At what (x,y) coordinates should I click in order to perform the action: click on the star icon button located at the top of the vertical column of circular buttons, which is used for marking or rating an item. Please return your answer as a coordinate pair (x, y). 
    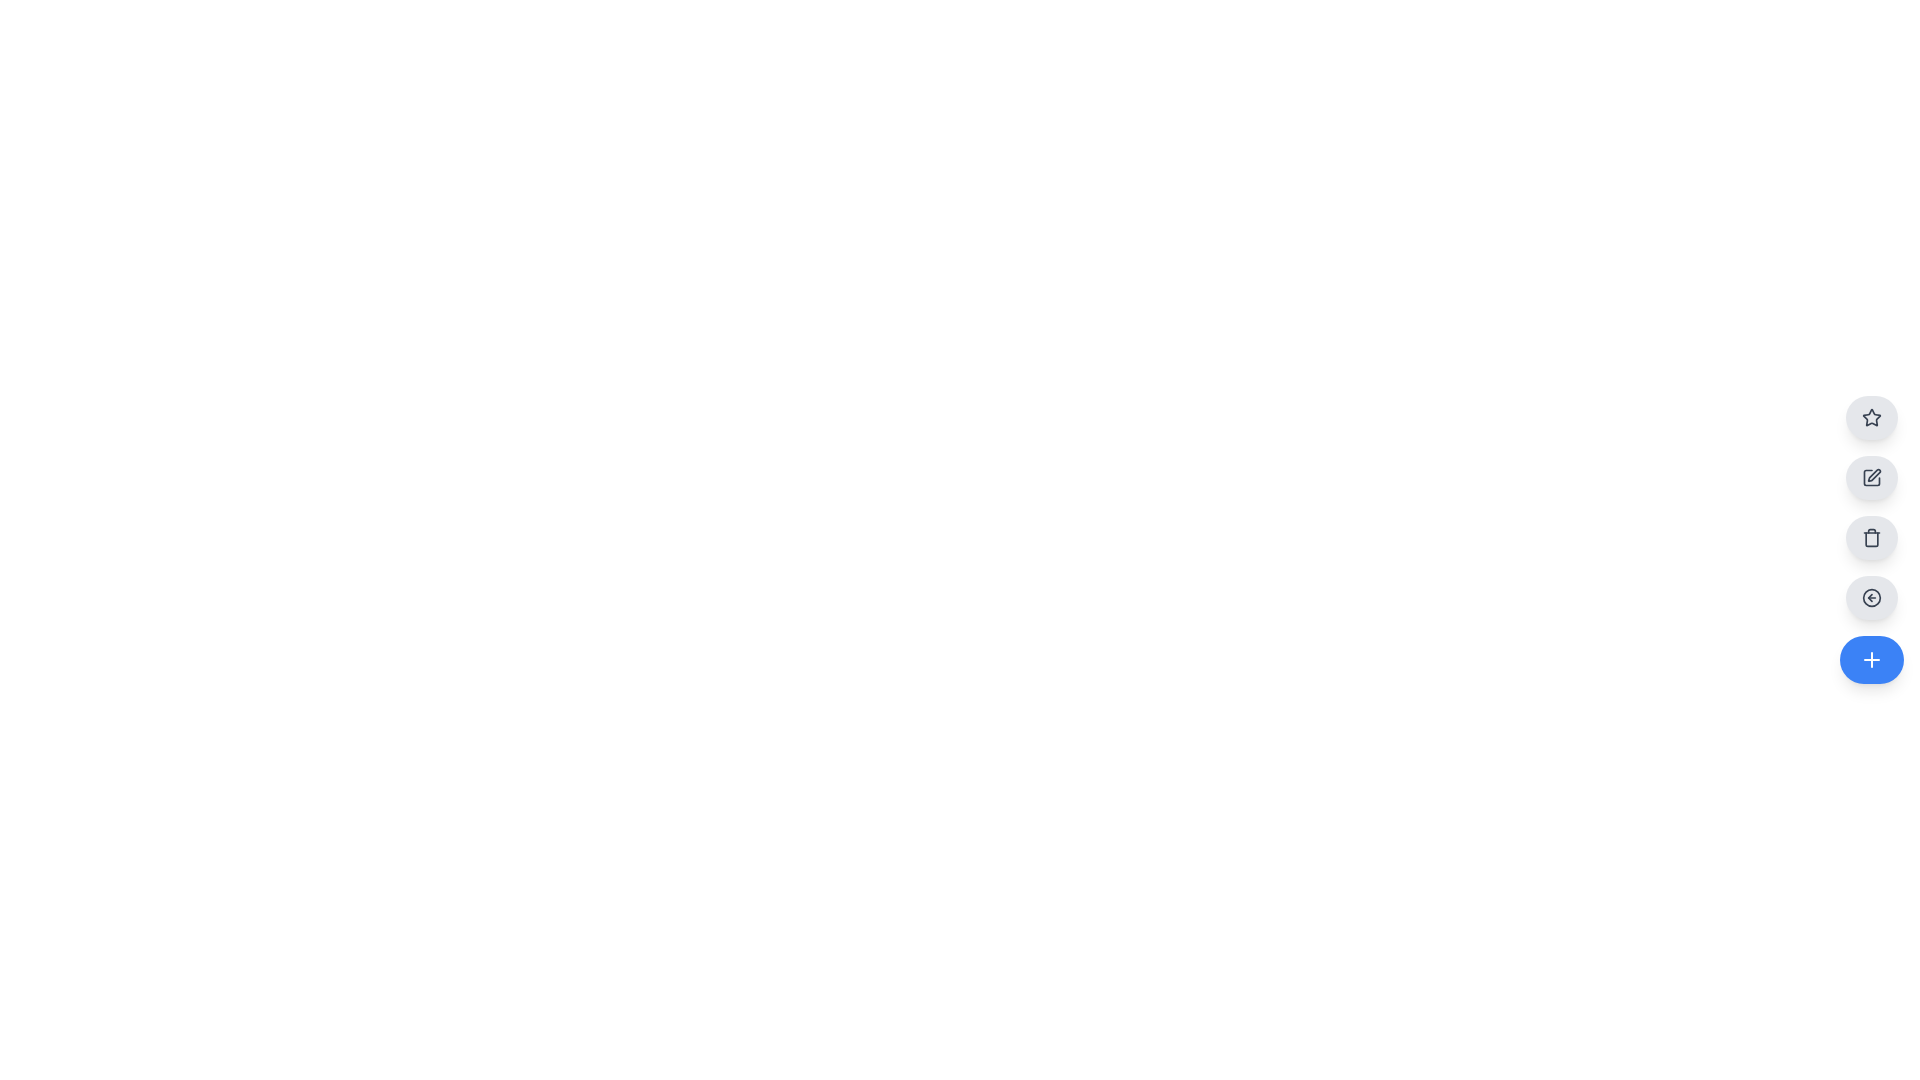
    Looking at the image, I should click on (1871, 416).